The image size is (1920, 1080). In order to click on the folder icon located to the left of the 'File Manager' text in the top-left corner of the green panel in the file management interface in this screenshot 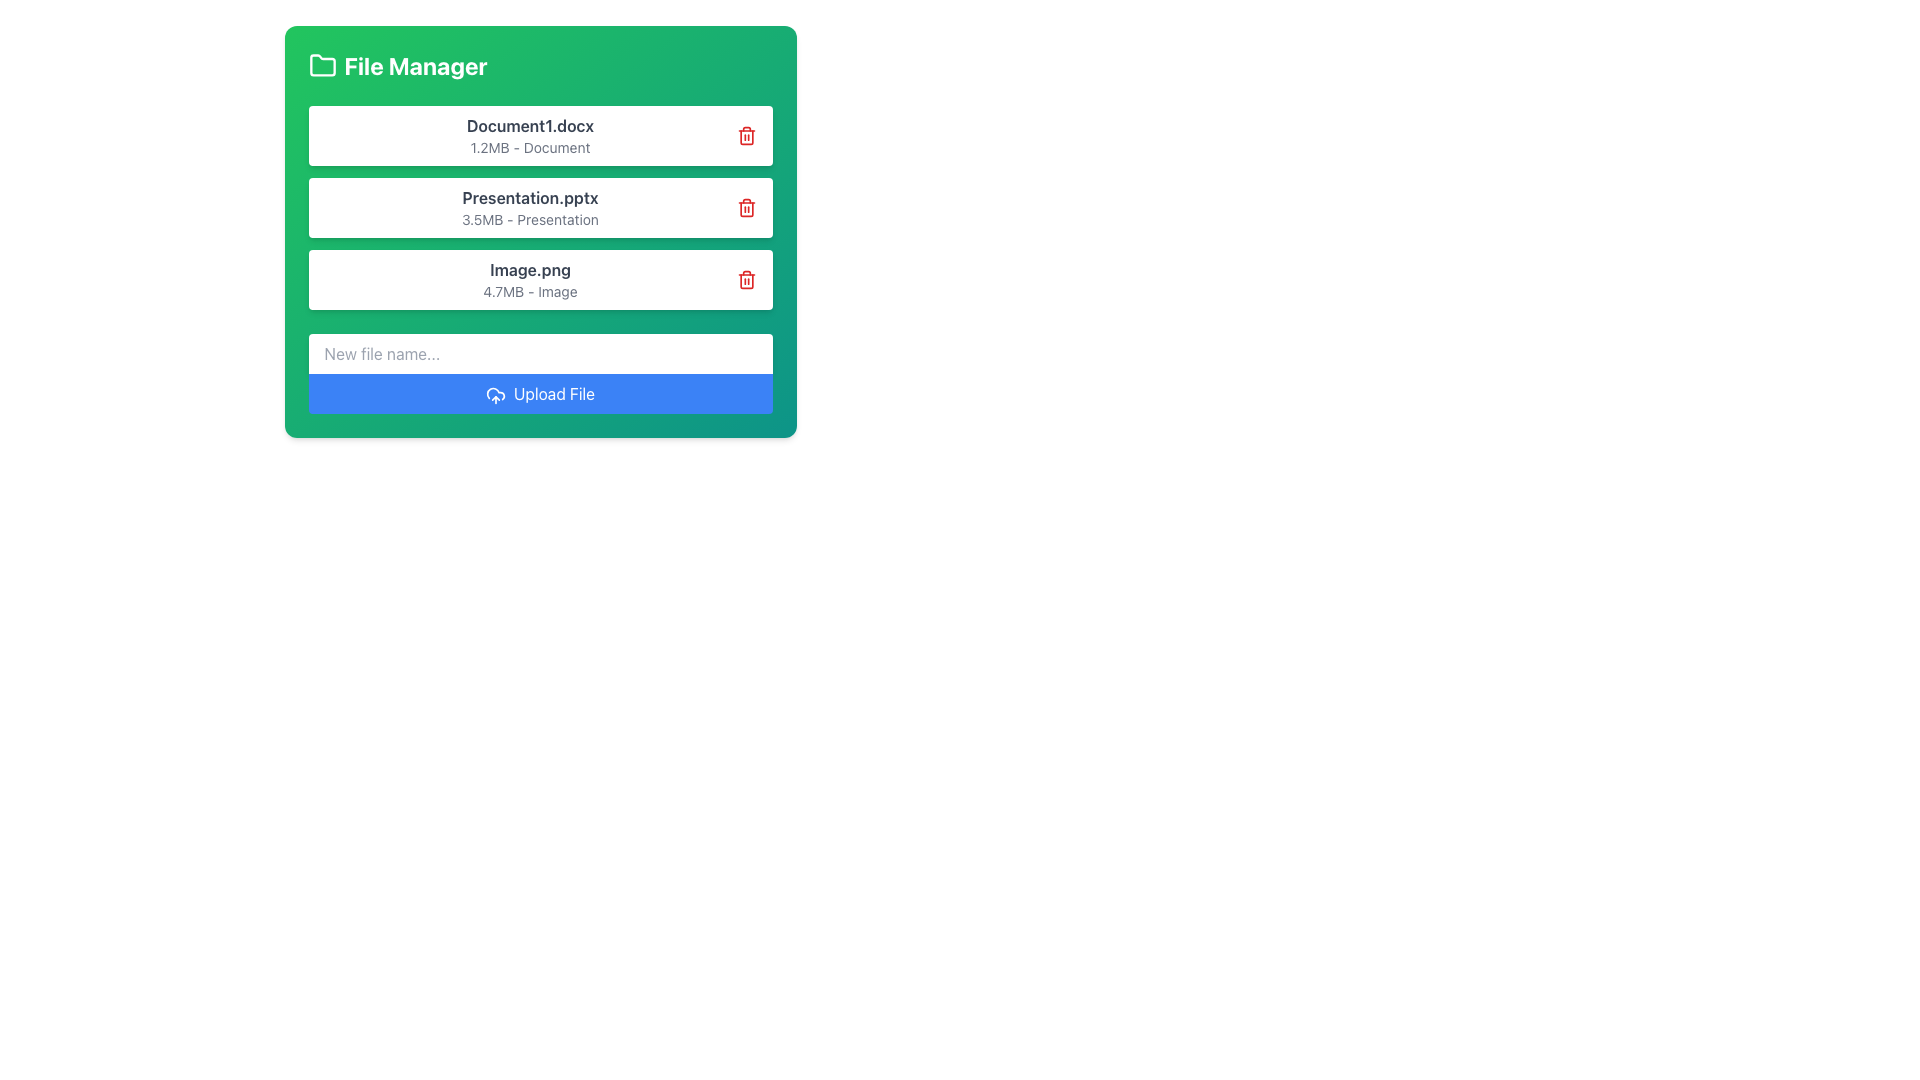, I will do `click(322, 64)`.